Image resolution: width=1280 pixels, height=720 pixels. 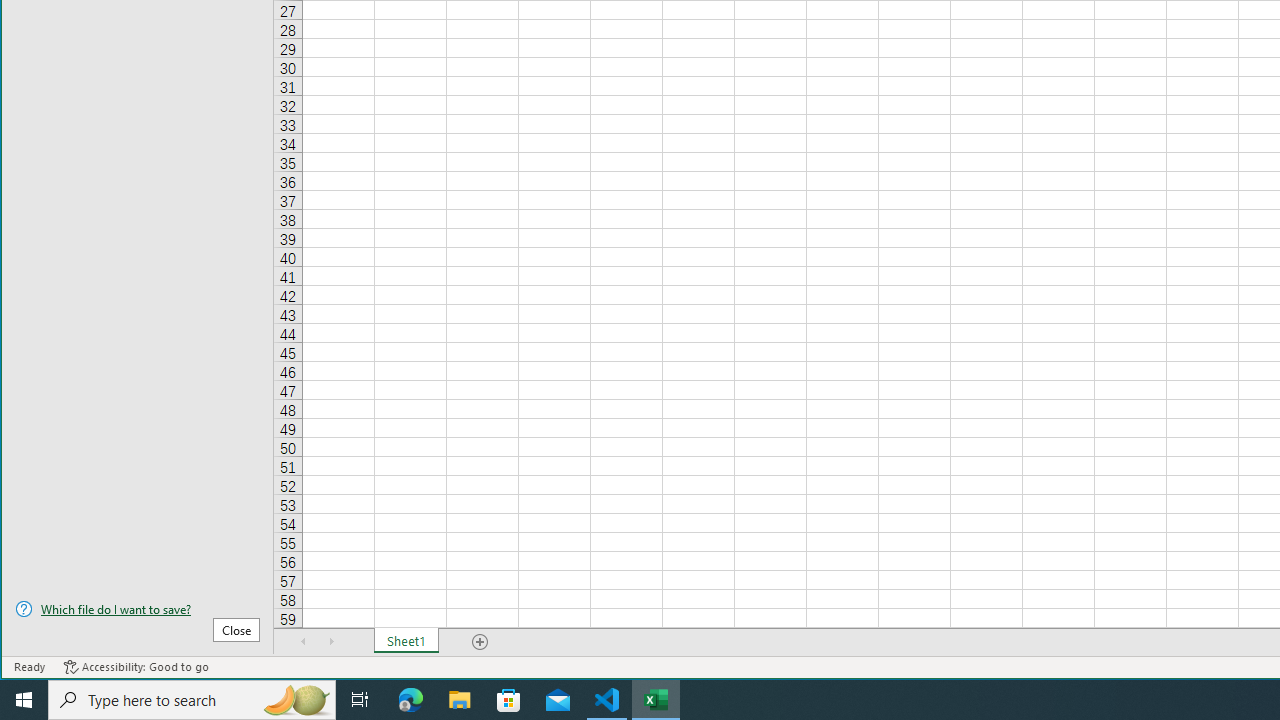 What do you see at coordinates (481, 641) in the screenshot?
I see `'Add Sheet'` at bounding box center [481, 641].